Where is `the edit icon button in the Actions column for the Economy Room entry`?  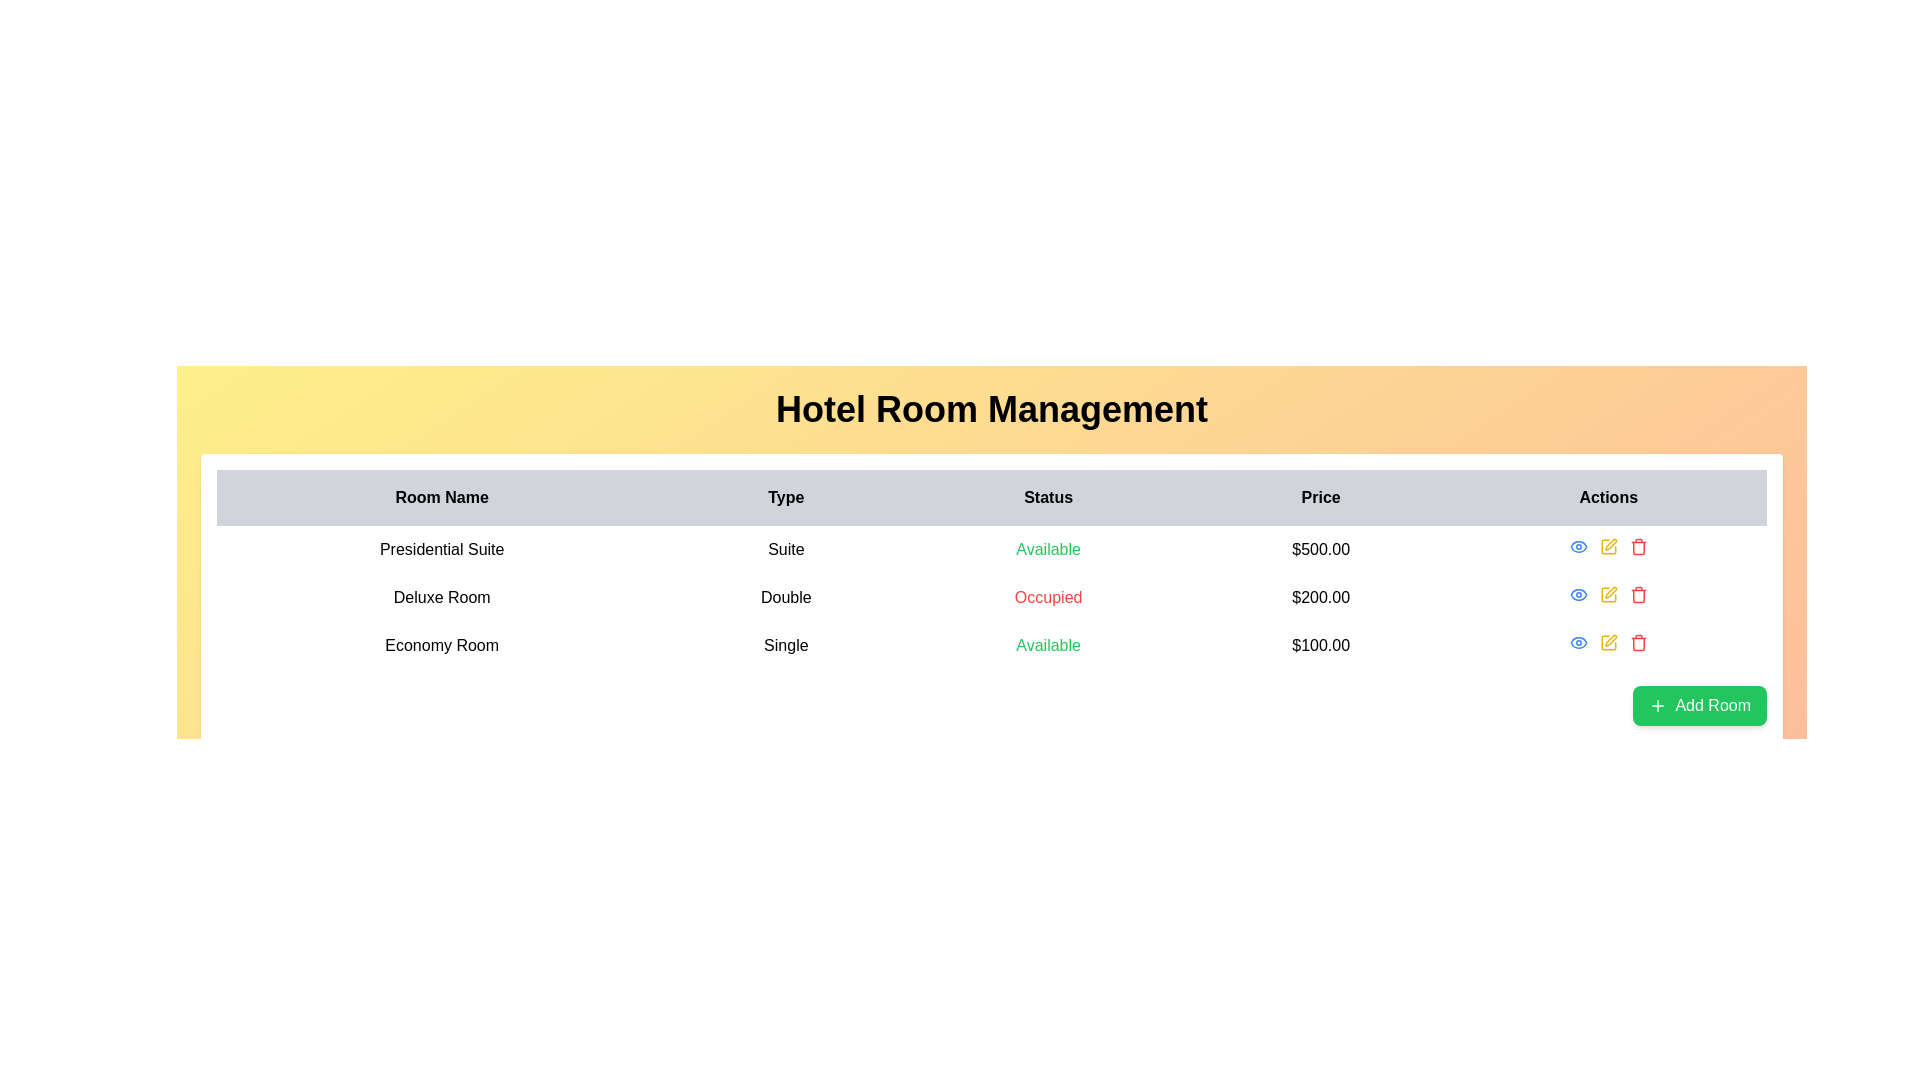
the edit icon button in the Actions column for the Economy Room entry is located at coordinates (1610, 640).